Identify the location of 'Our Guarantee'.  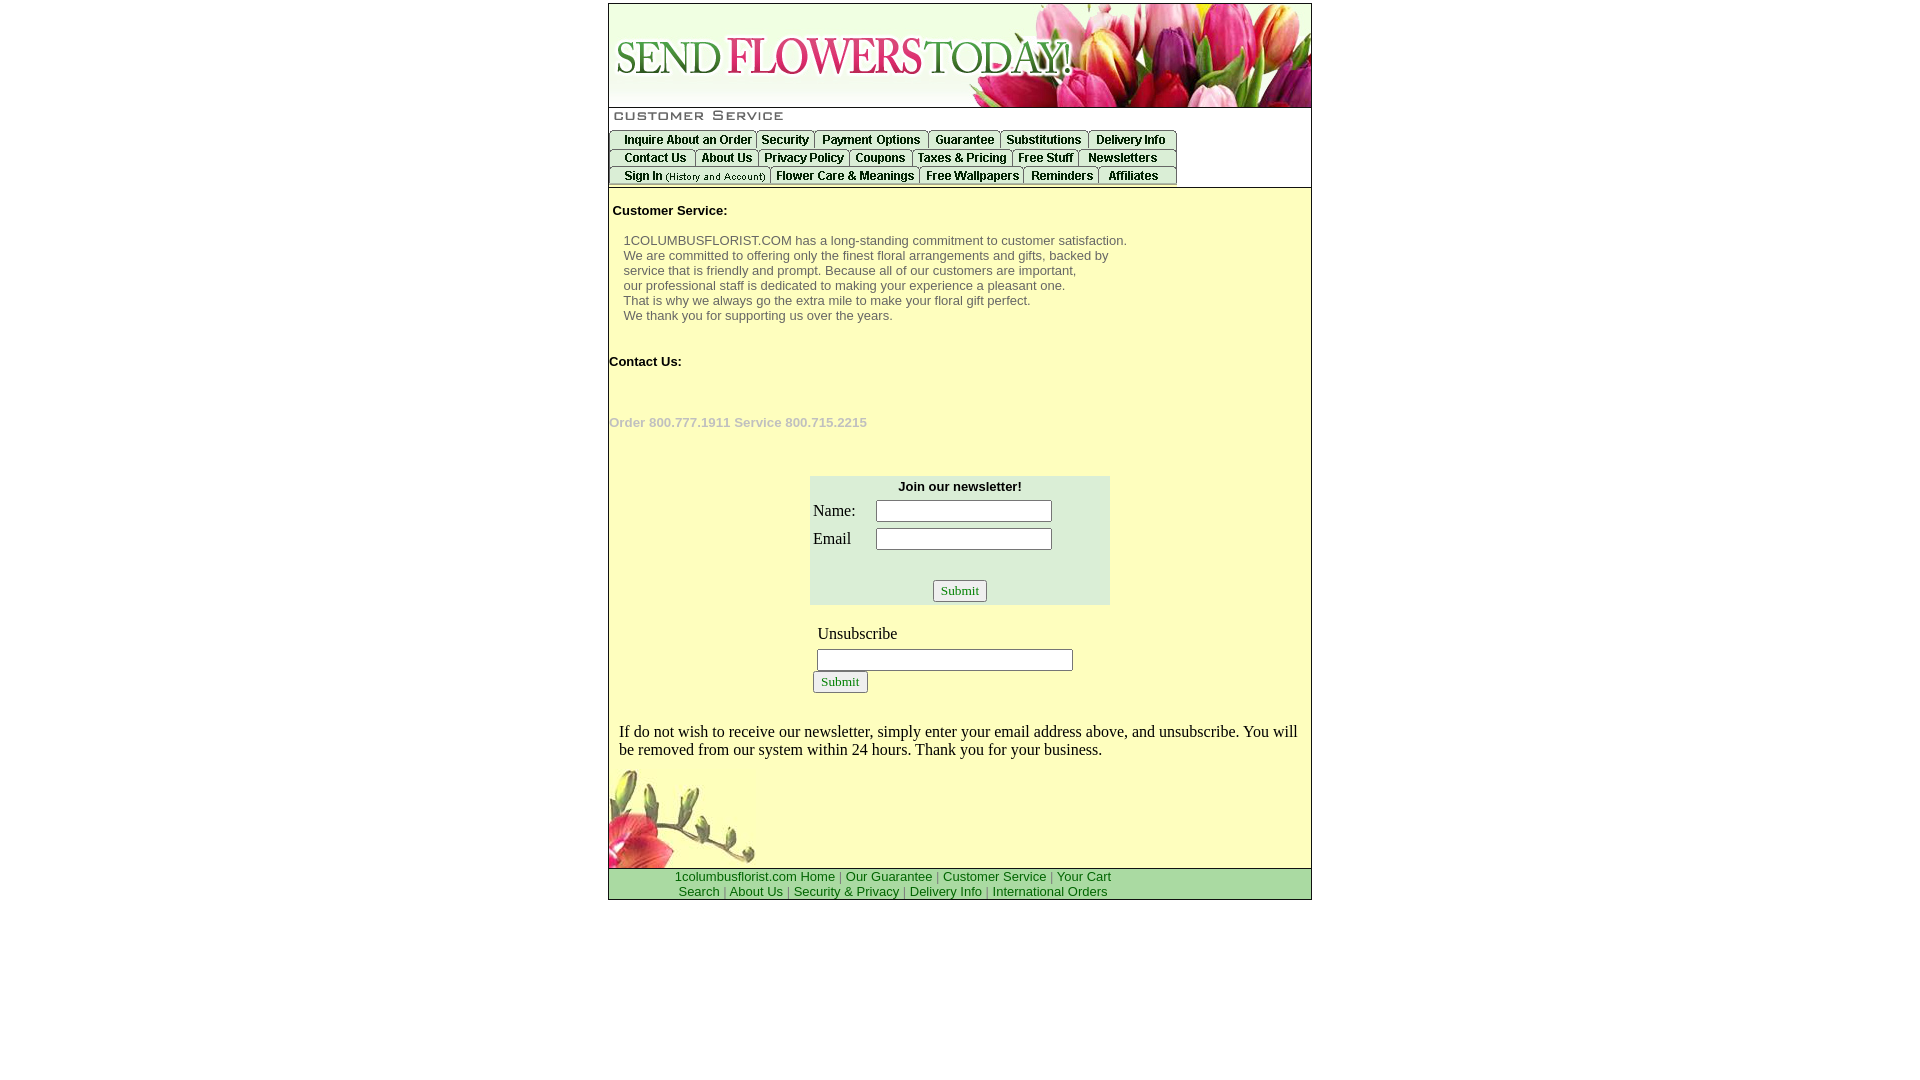
(845, 875).